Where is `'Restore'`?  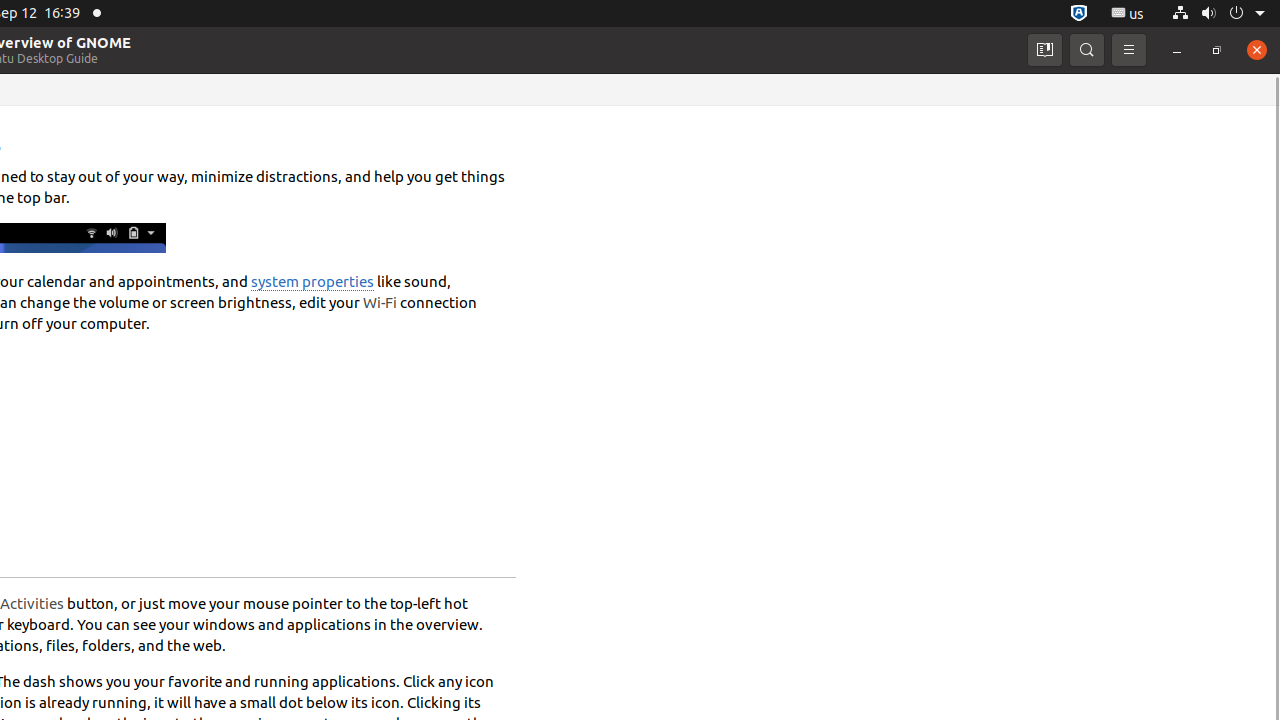
'Restore' is located at coordinates (1216, 48).